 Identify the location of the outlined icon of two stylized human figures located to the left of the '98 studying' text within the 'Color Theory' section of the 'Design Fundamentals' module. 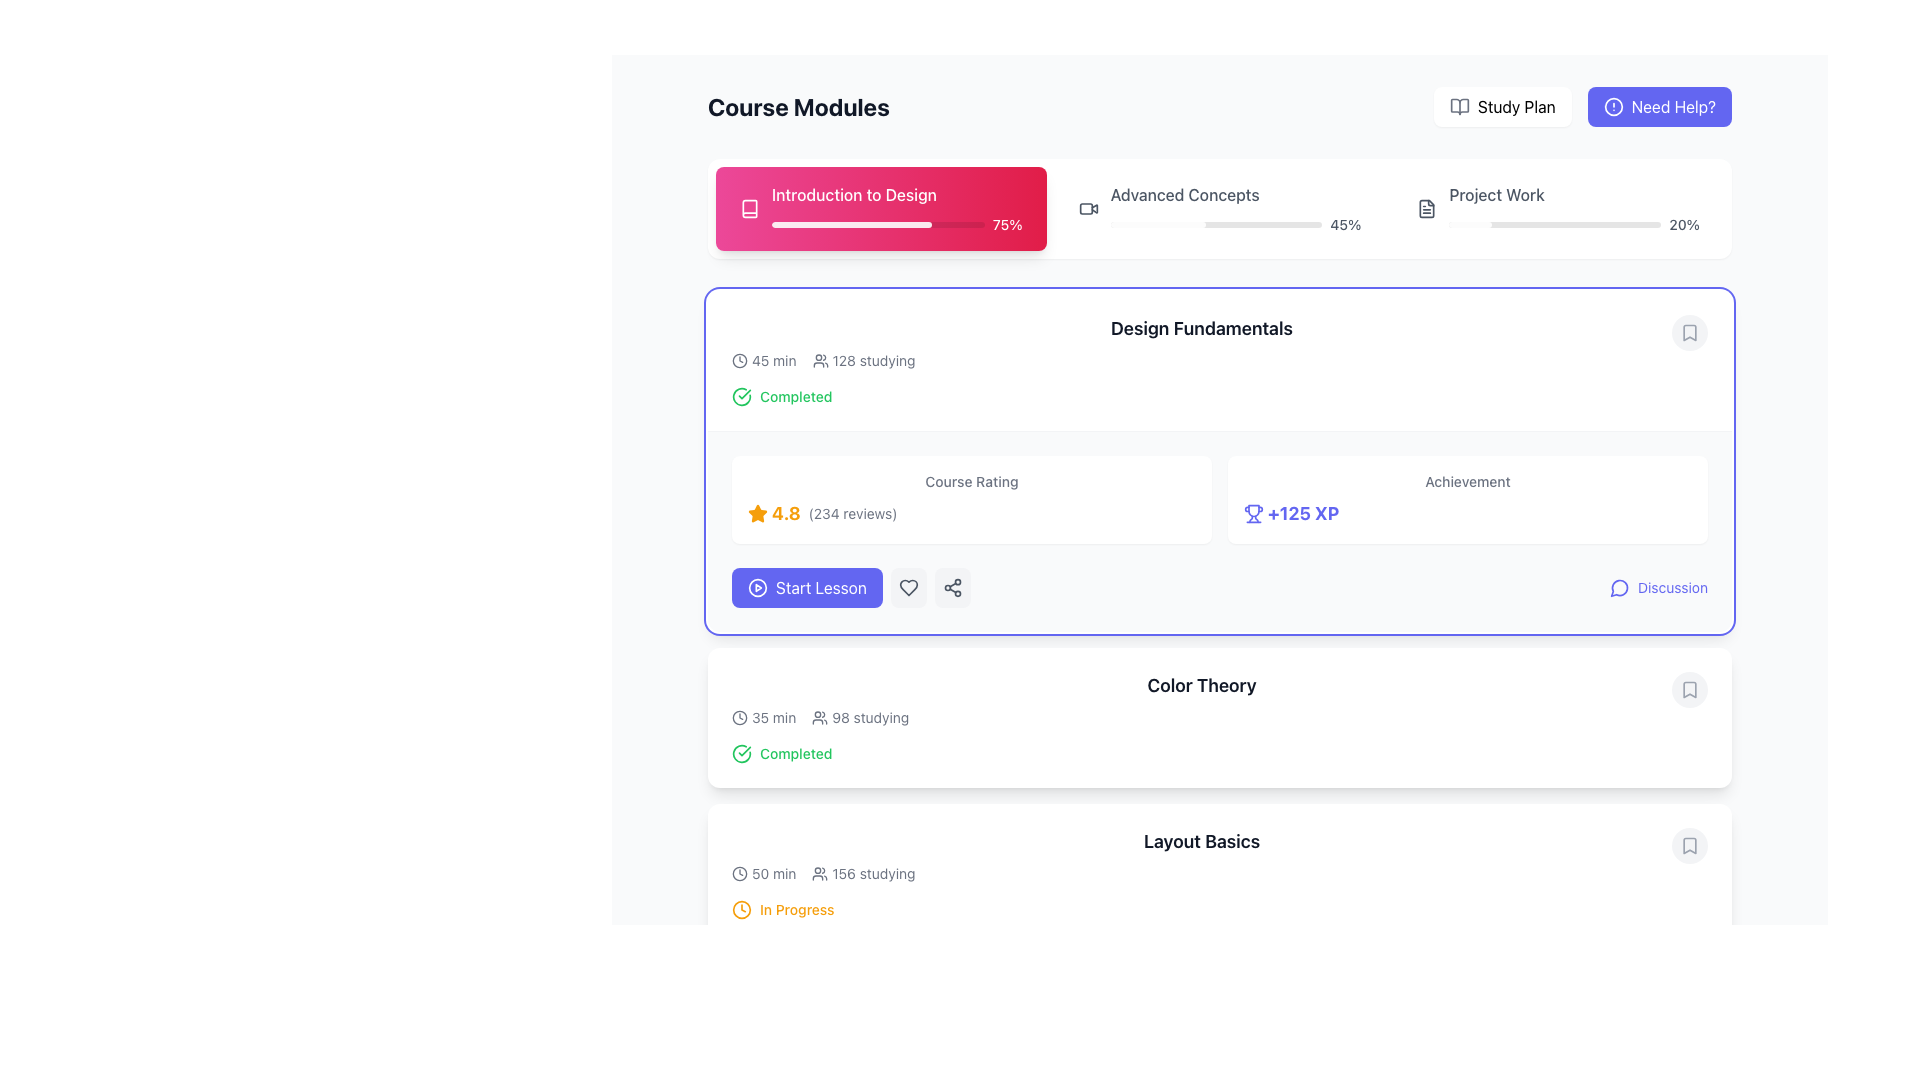
(820, 716).